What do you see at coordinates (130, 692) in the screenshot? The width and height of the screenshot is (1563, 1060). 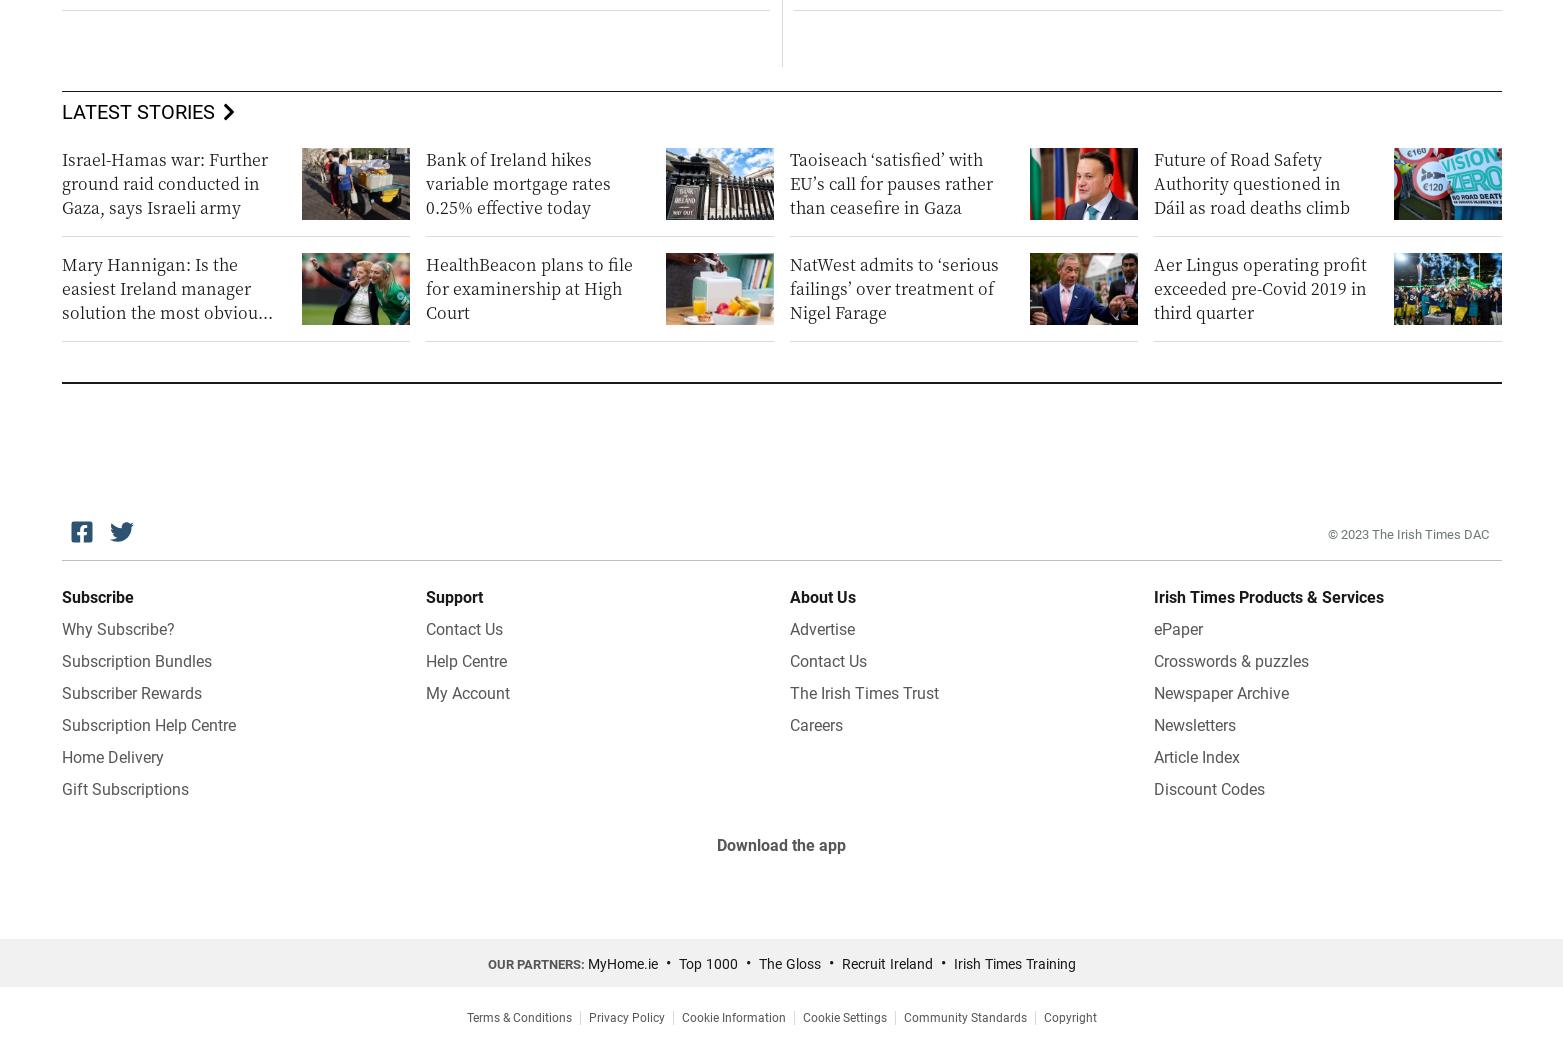 I see `'Subscriber Rewards'` at bounding box center [130, 692].